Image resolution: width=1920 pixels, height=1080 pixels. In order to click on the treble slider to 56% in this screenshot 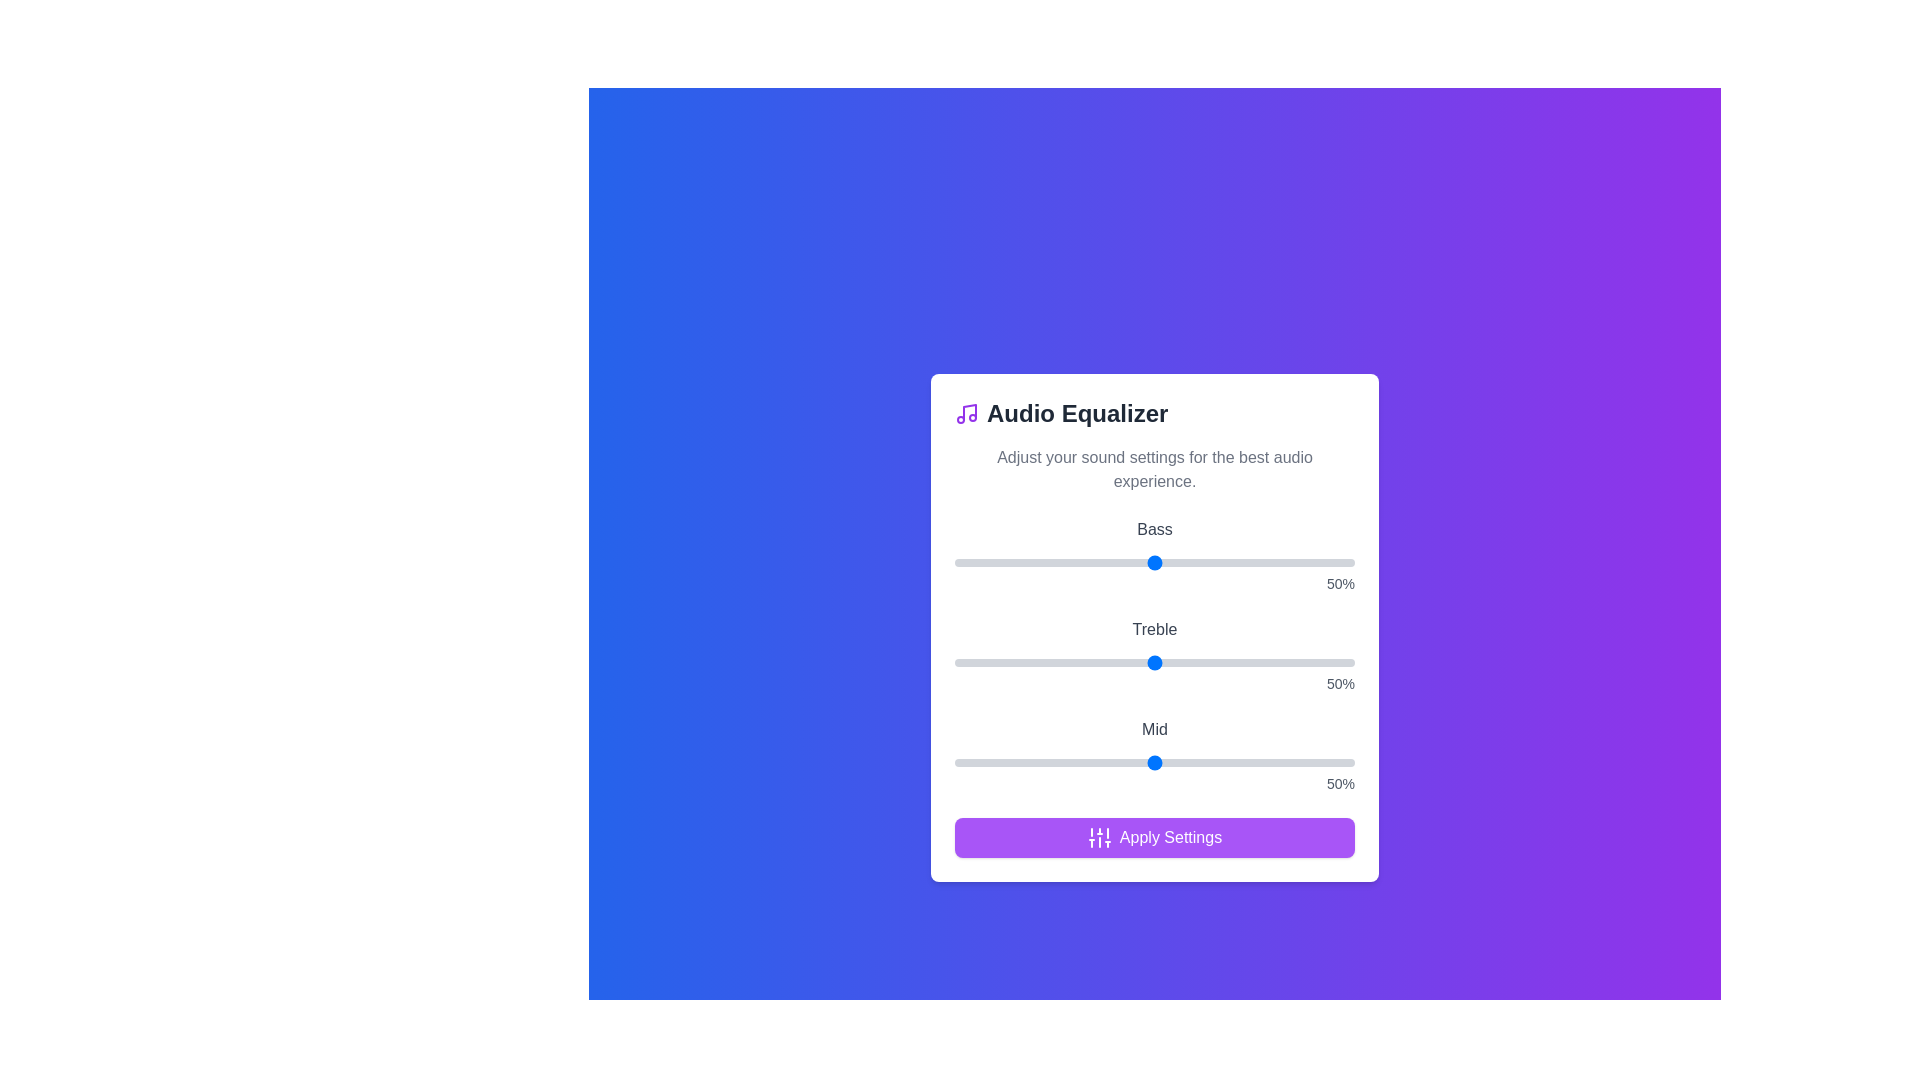, I will do `click(1179, 663)`.